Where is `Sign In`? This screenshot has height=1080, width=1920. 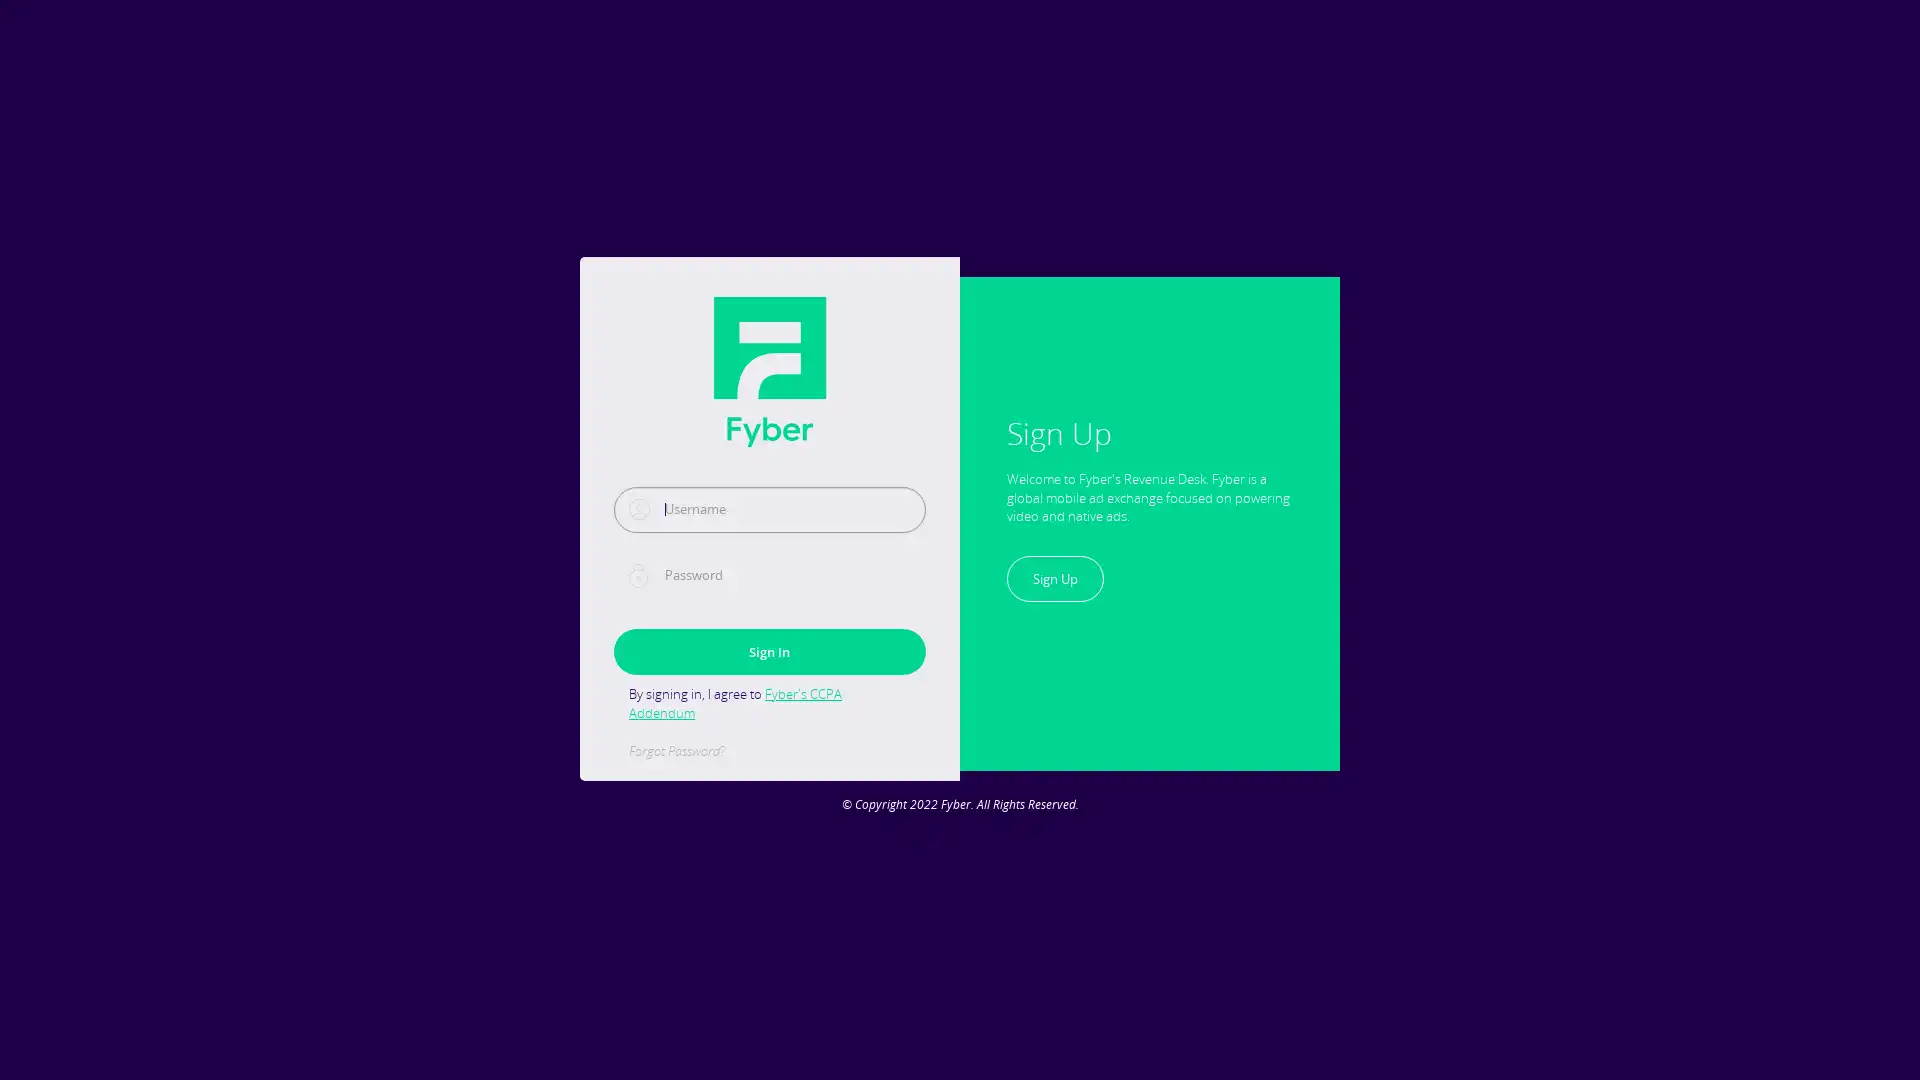
Sign In is located at coordinates (768, 651).